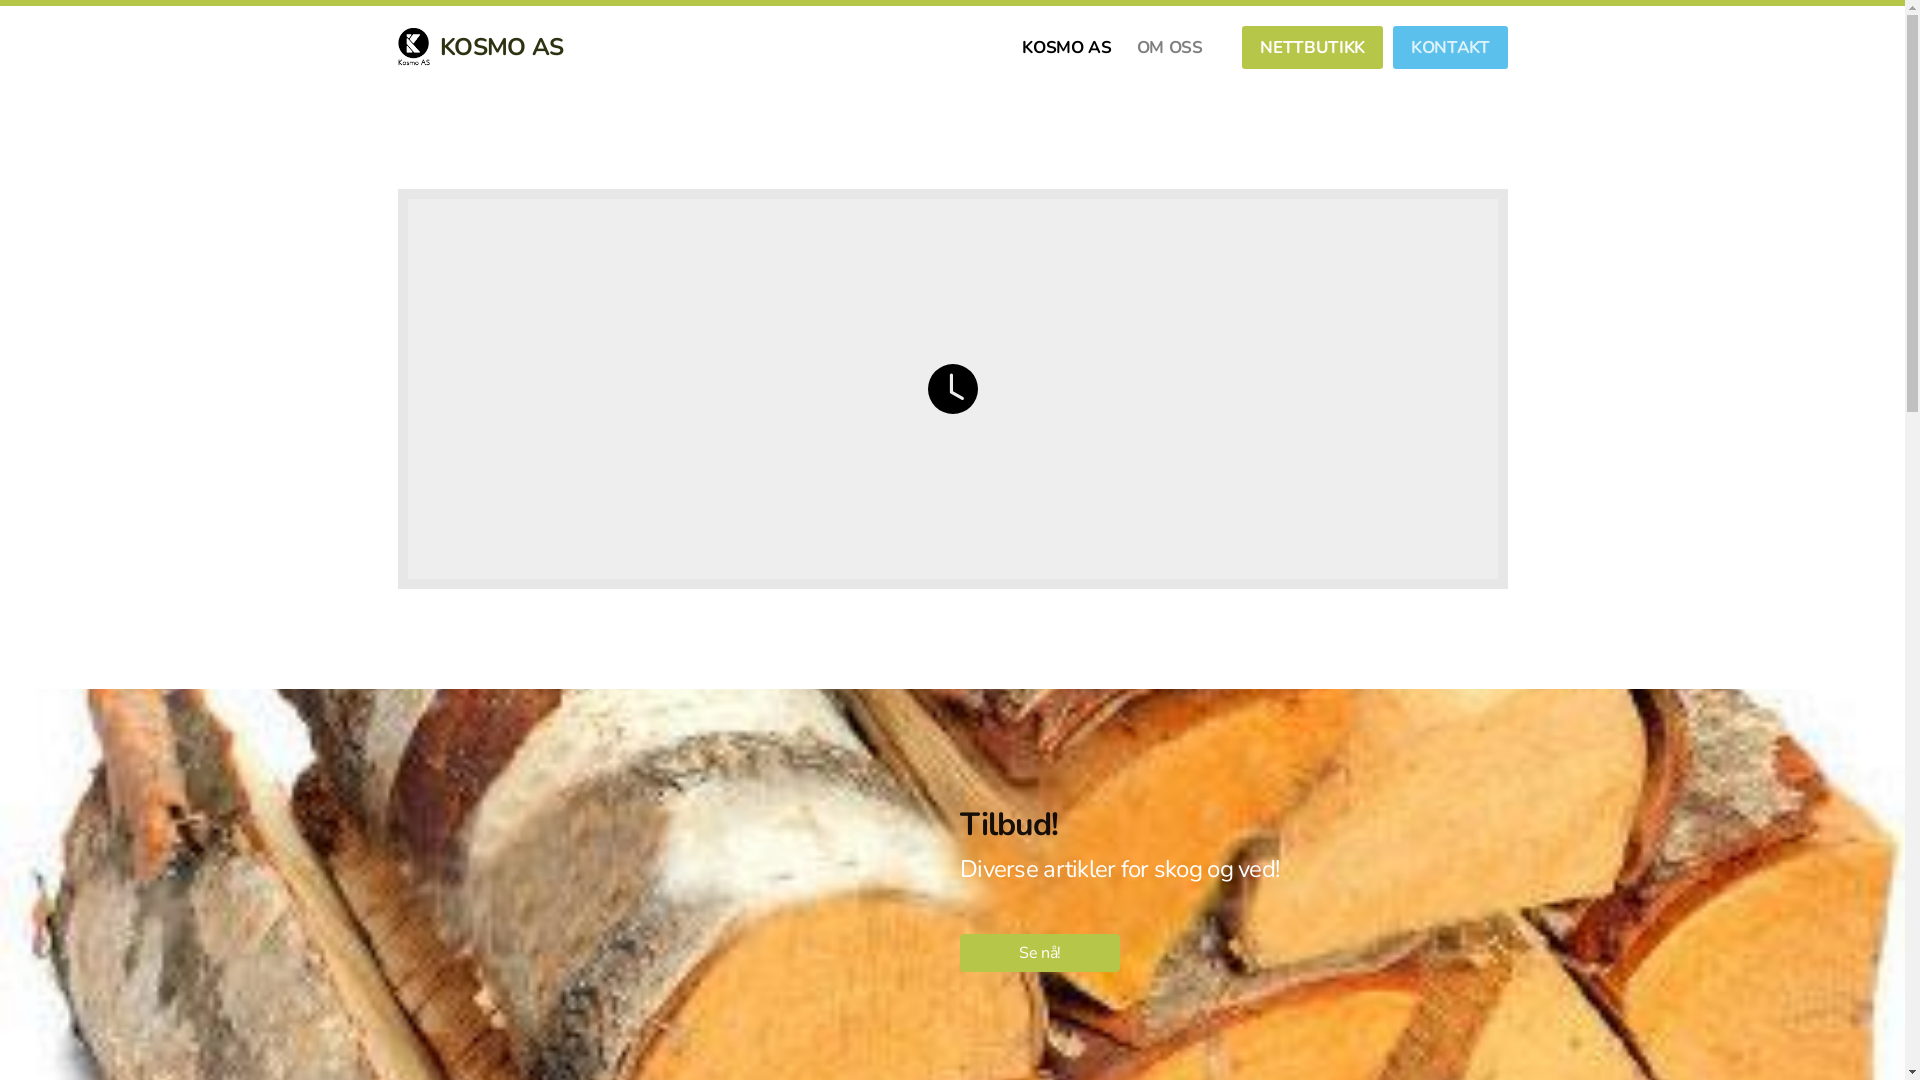 Image resolution: width=1920 pixels, height=1080 pixels. Describe the element at coordinates (1065, 46) in the screenshot. I see `'KOSMO AS'` at that location.